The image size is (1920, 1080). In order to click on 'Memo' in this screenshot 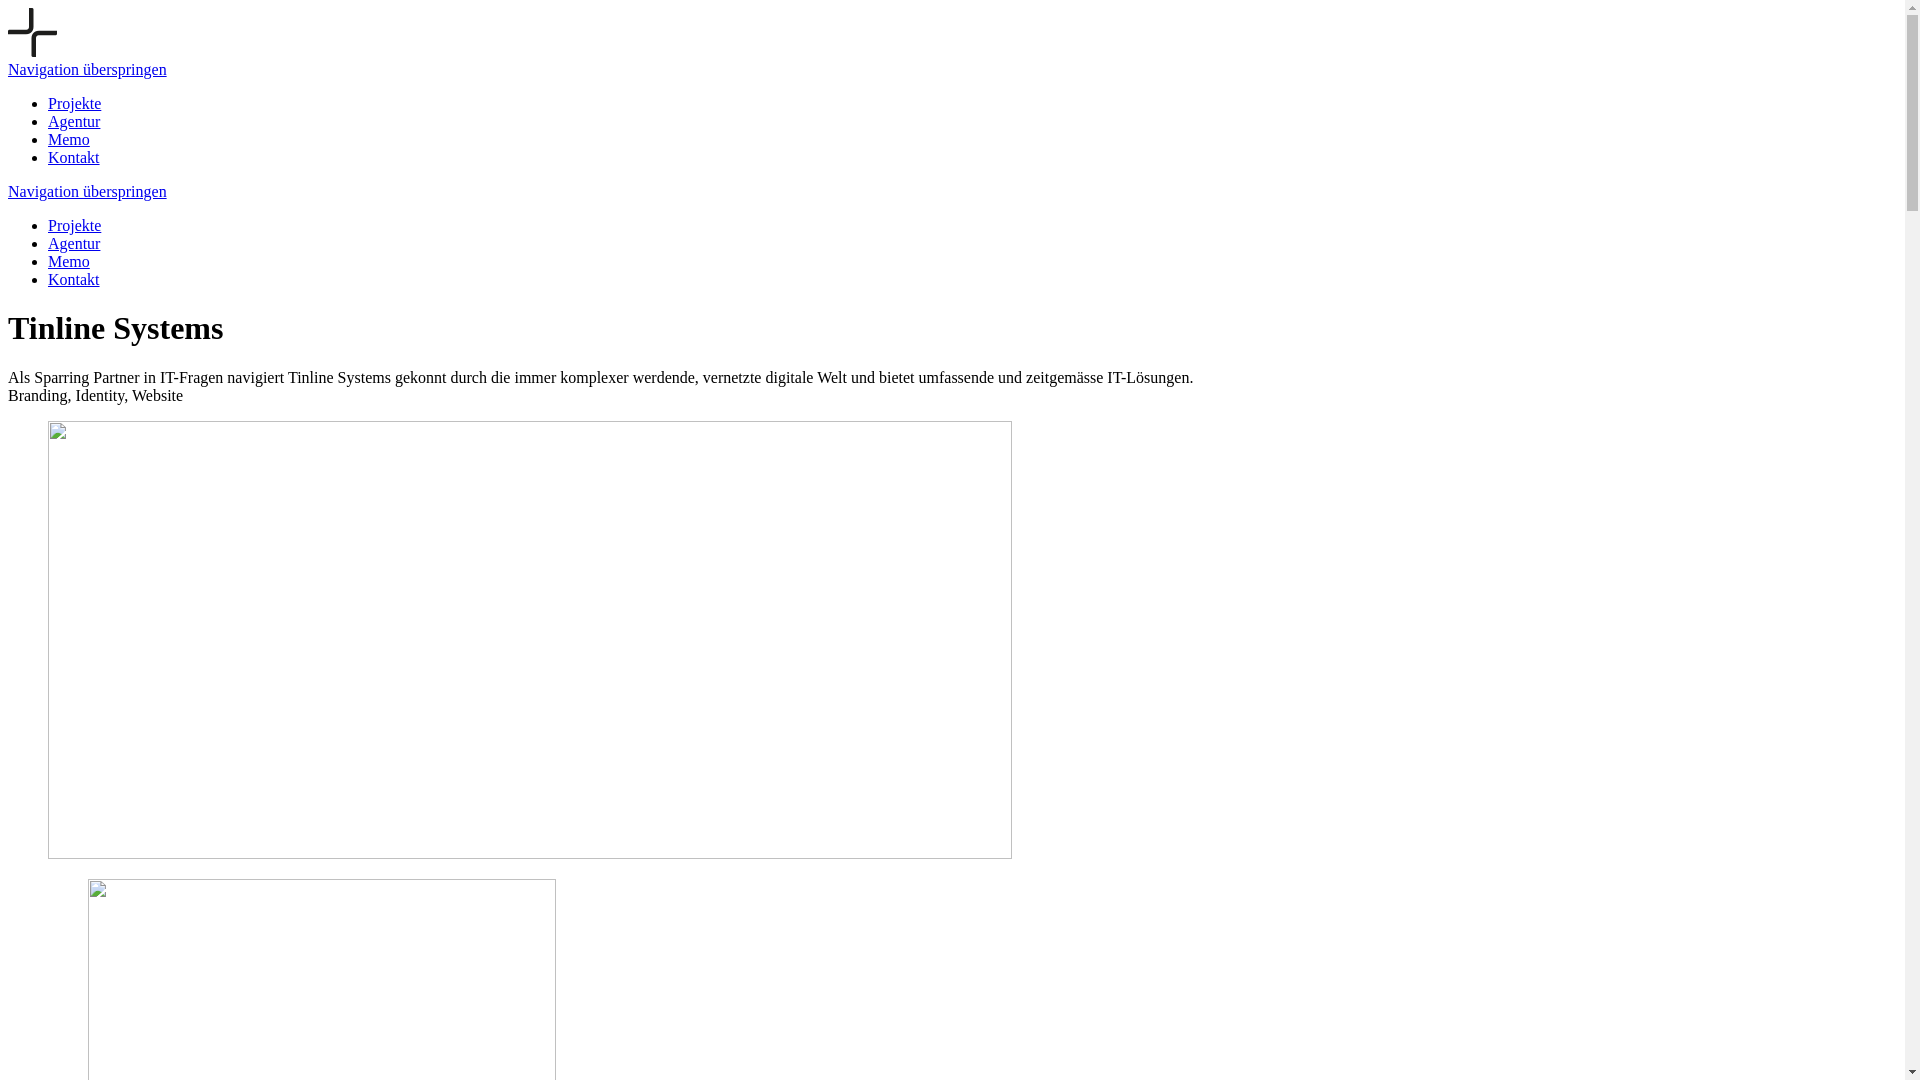, I will do `click(68, 138)`.